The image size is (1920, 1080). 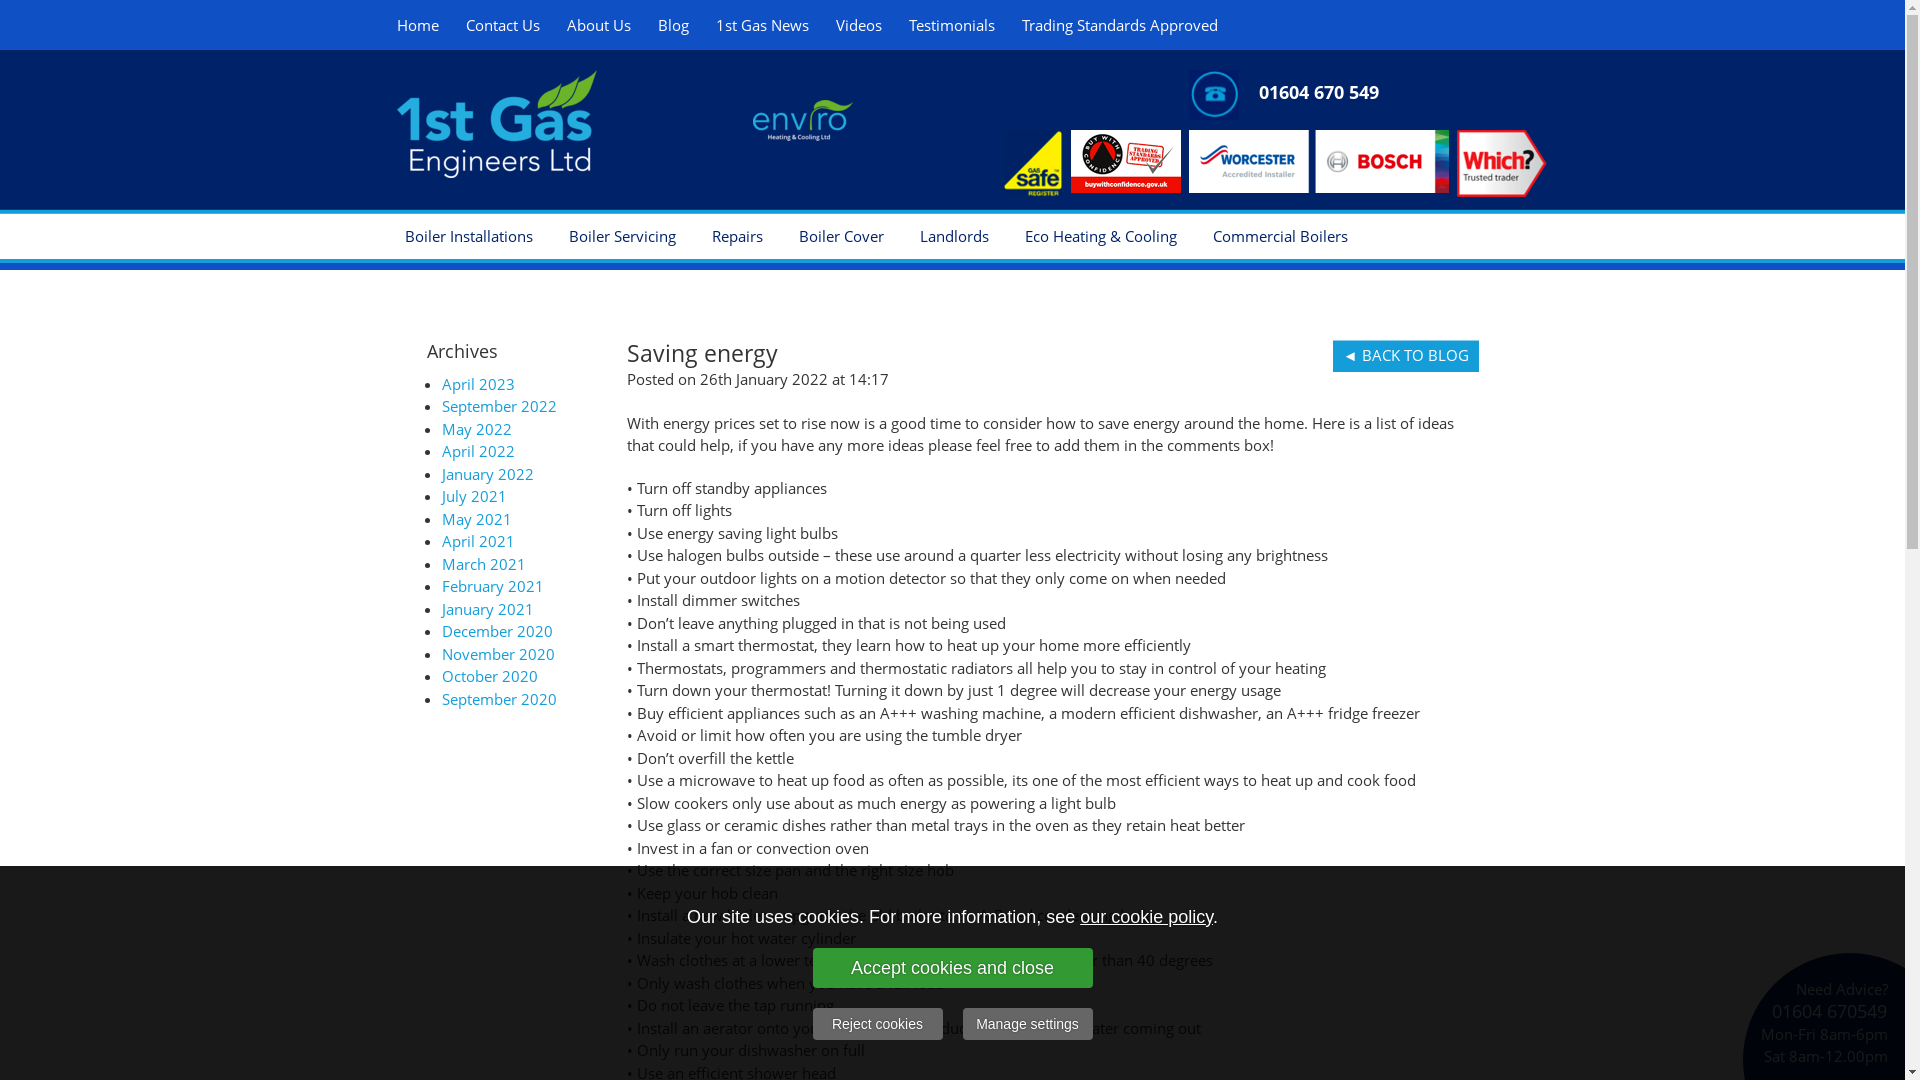 What do you see at coordinates (840, 234) in the screenshot?
I see `'Boiler Cover'` at bounding box center [840, 234].